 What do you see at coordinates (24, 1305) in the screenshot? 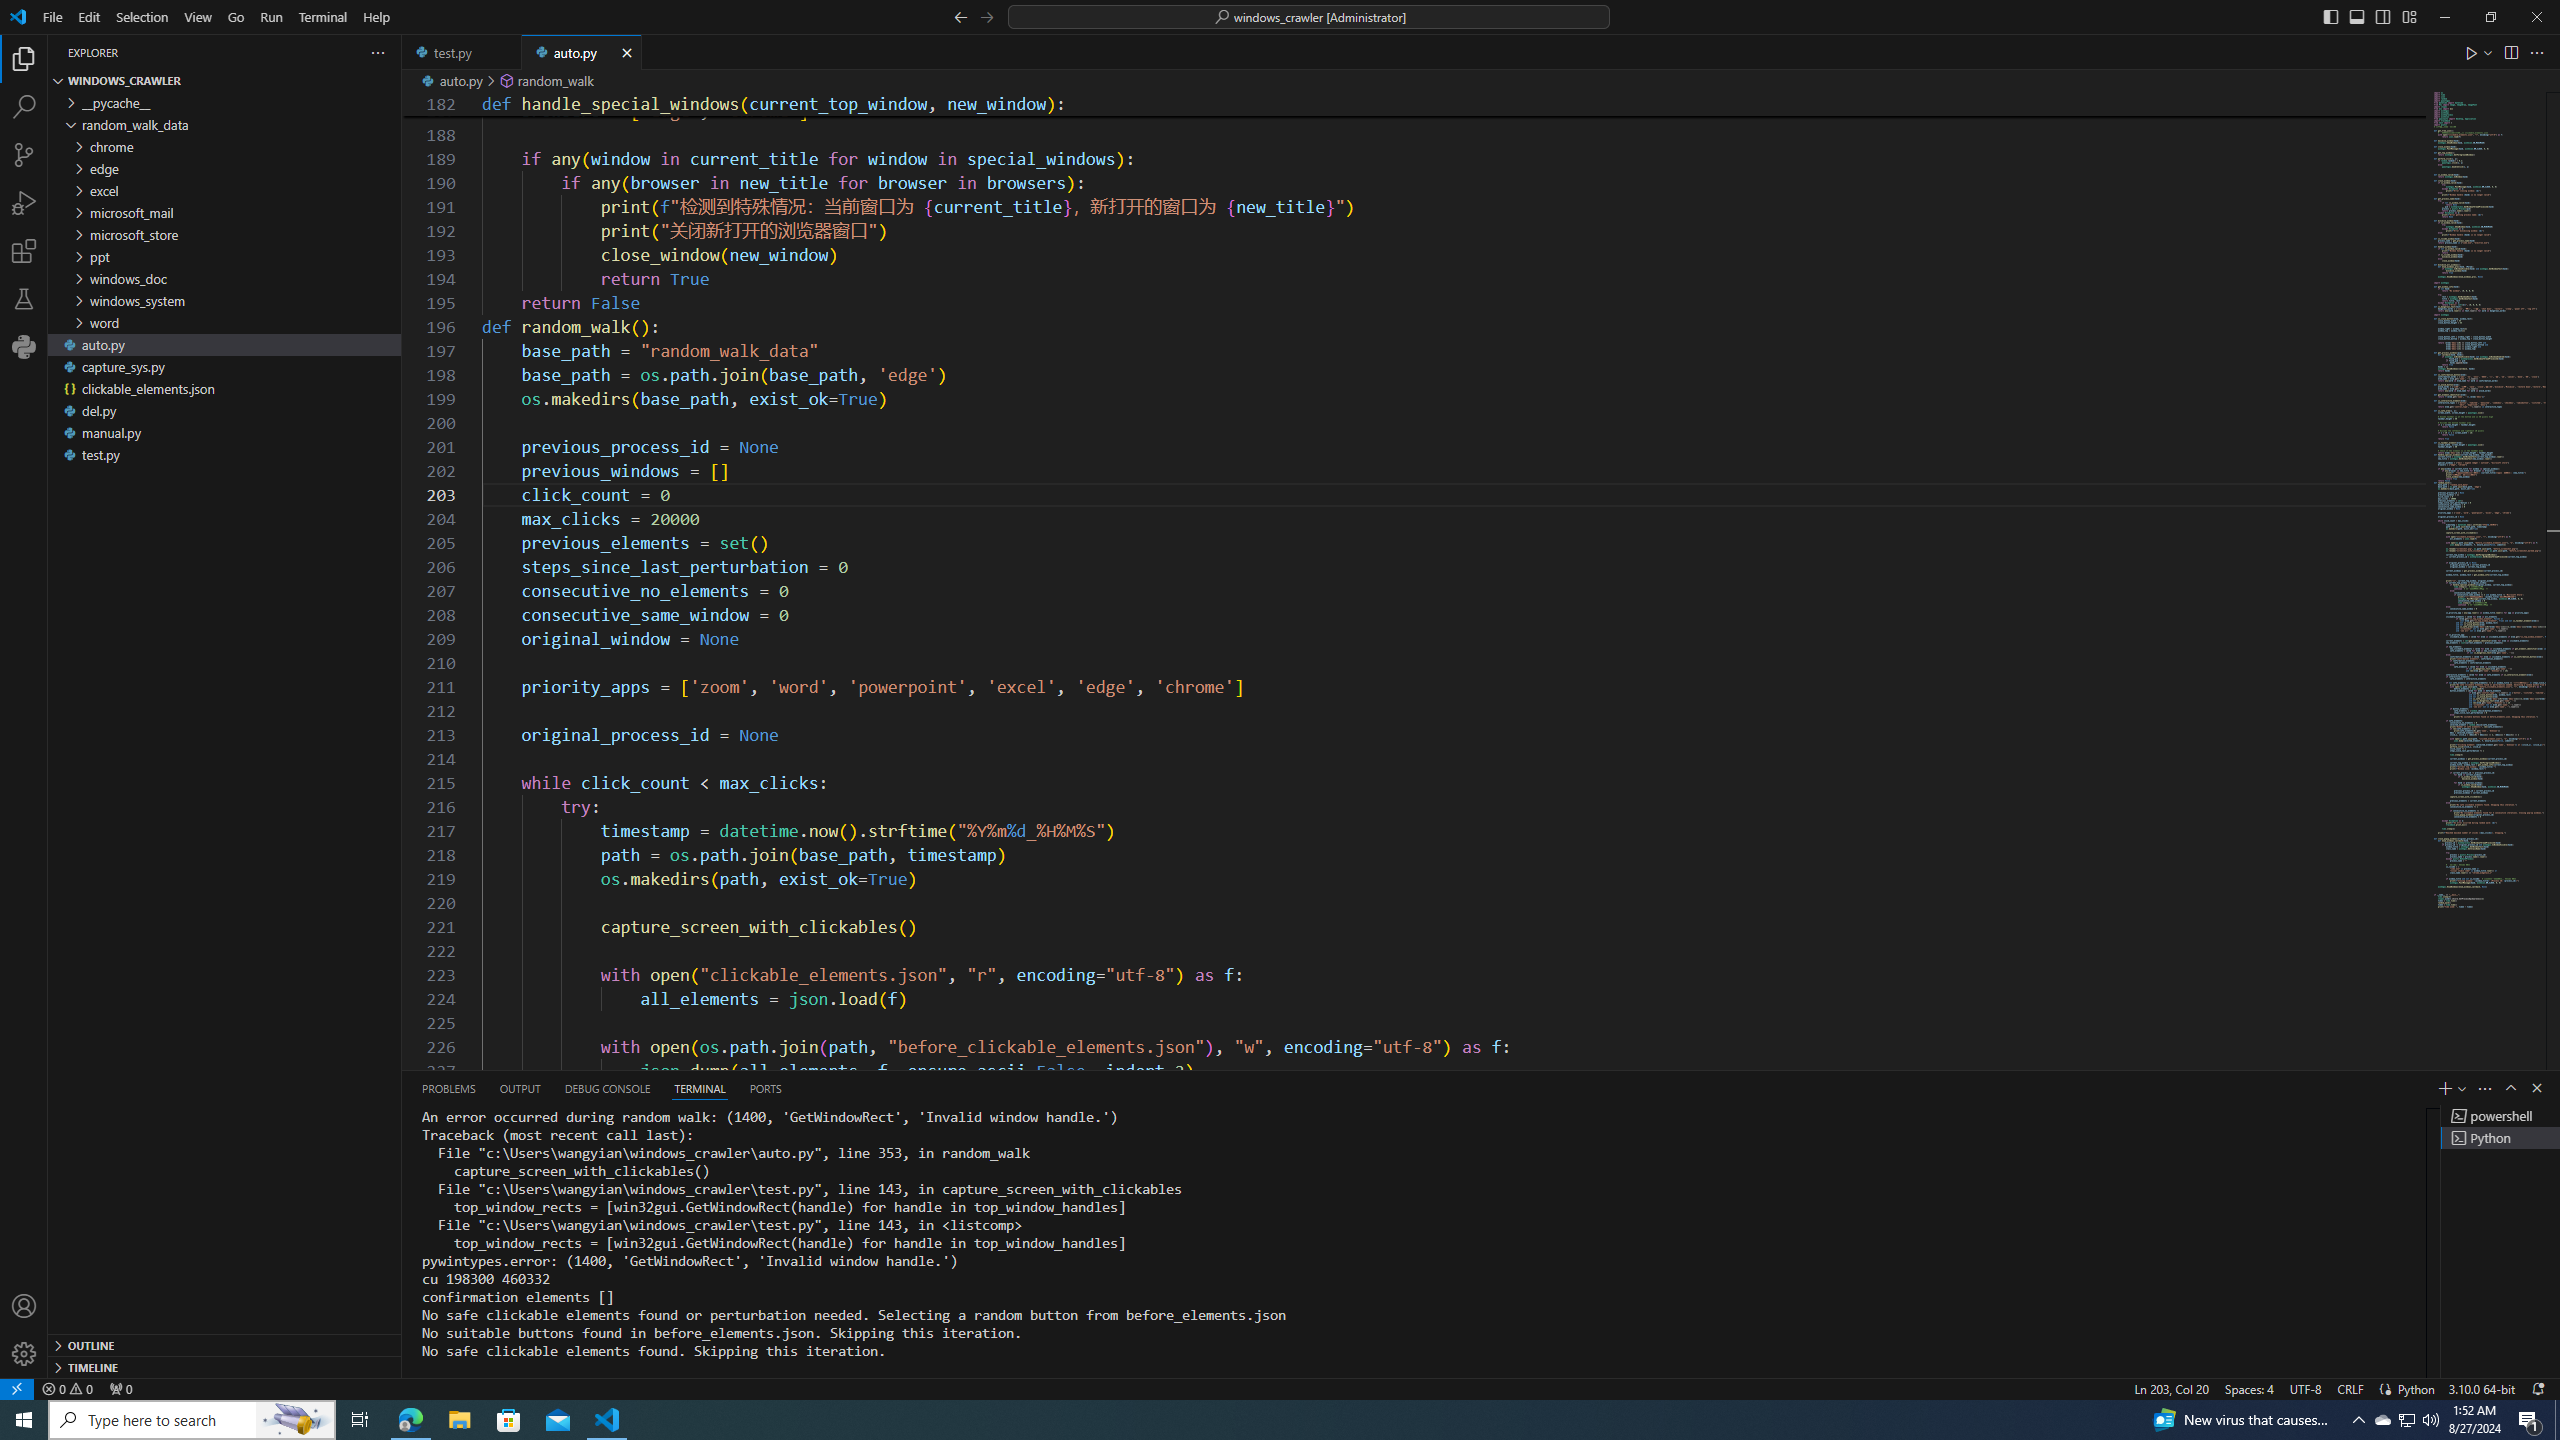
I see `'Accounts'` at bounding box center [24, 1305].